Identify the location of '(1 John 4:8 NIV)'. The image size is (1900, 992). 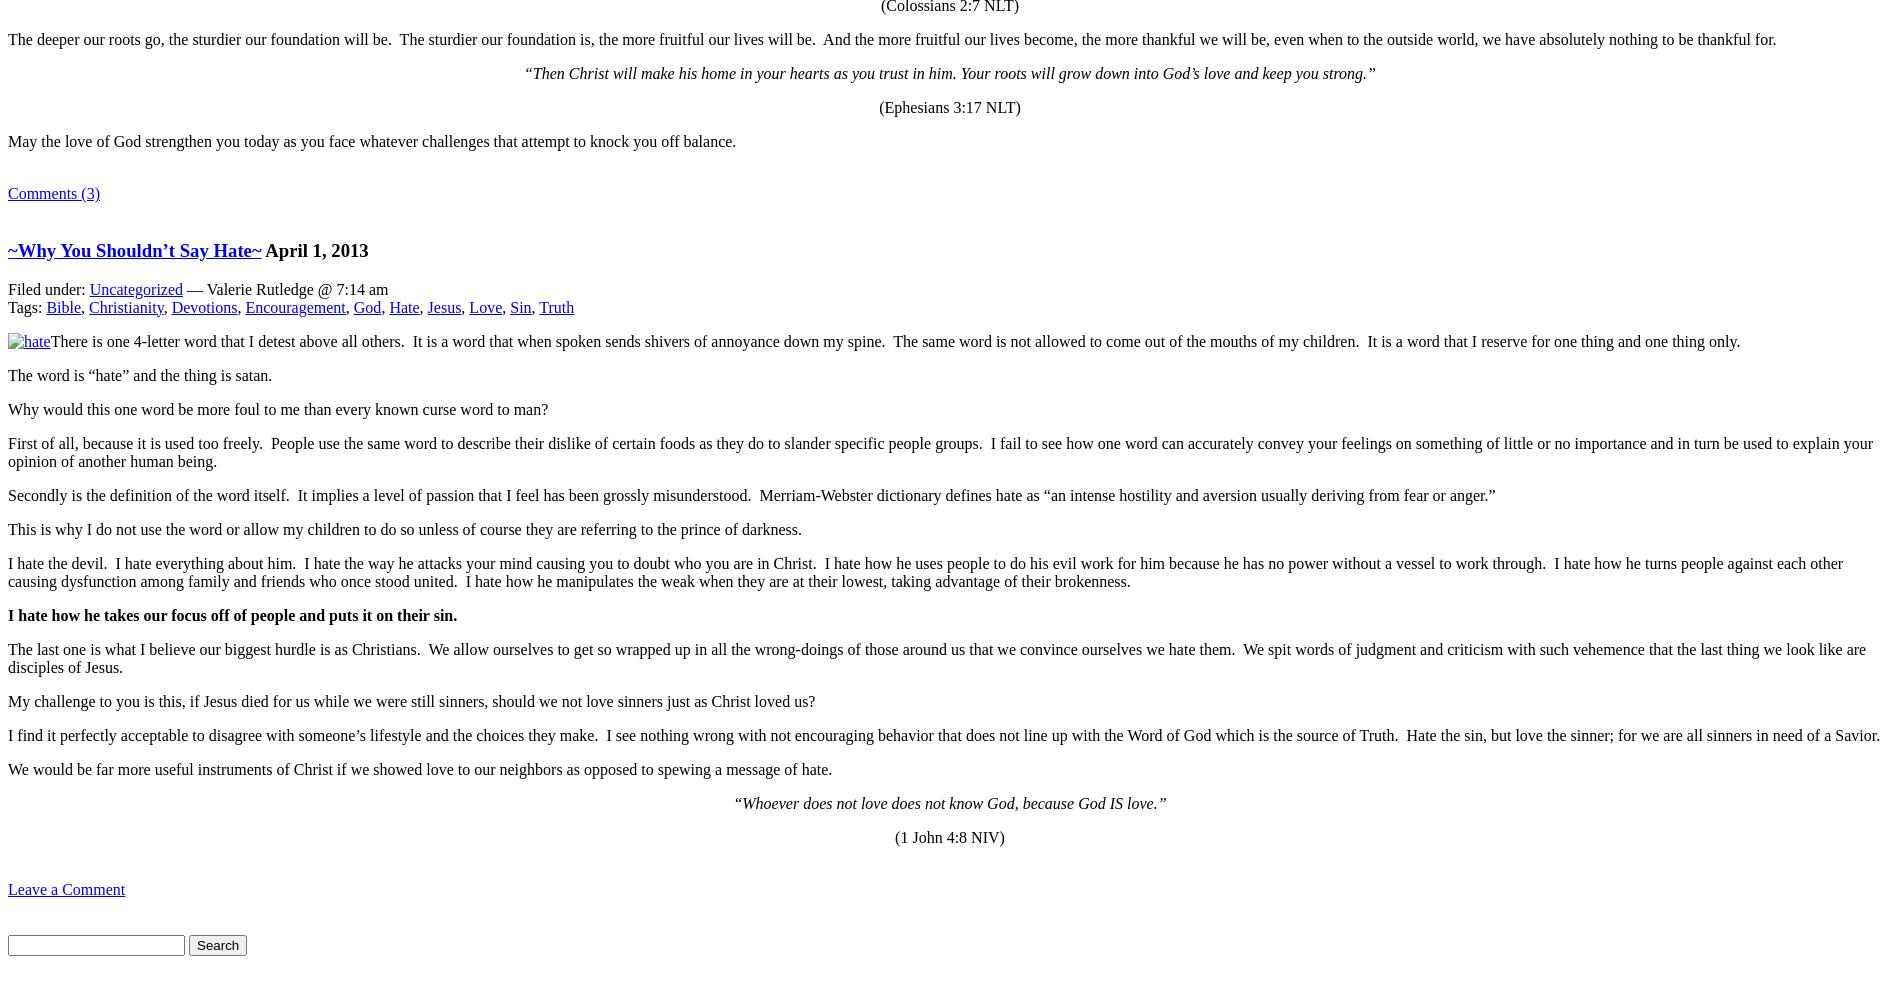
(948, 835).